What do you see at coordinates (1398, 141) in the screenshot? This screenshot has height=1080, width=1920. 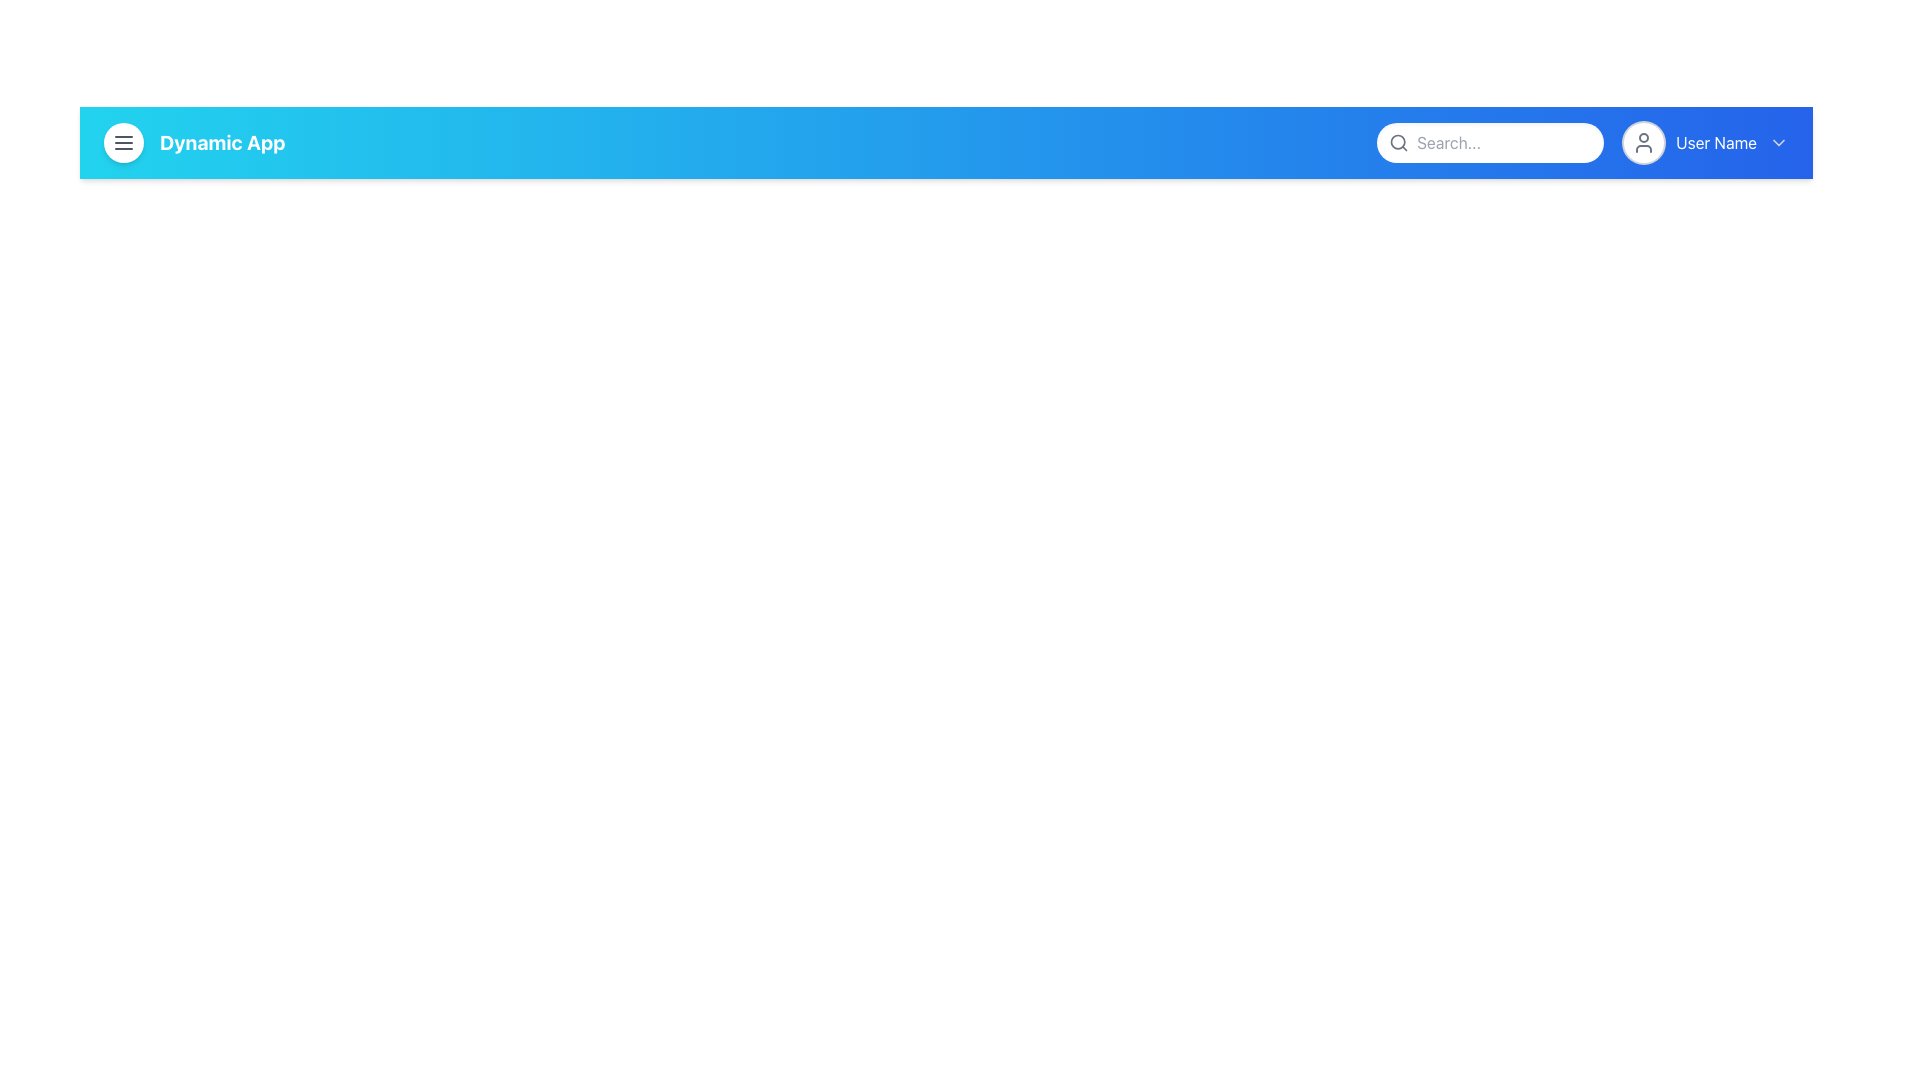 I see `the SVG magnifying glass icon located at the leftmost side of the search bar` at bounding box center [1398, 141].